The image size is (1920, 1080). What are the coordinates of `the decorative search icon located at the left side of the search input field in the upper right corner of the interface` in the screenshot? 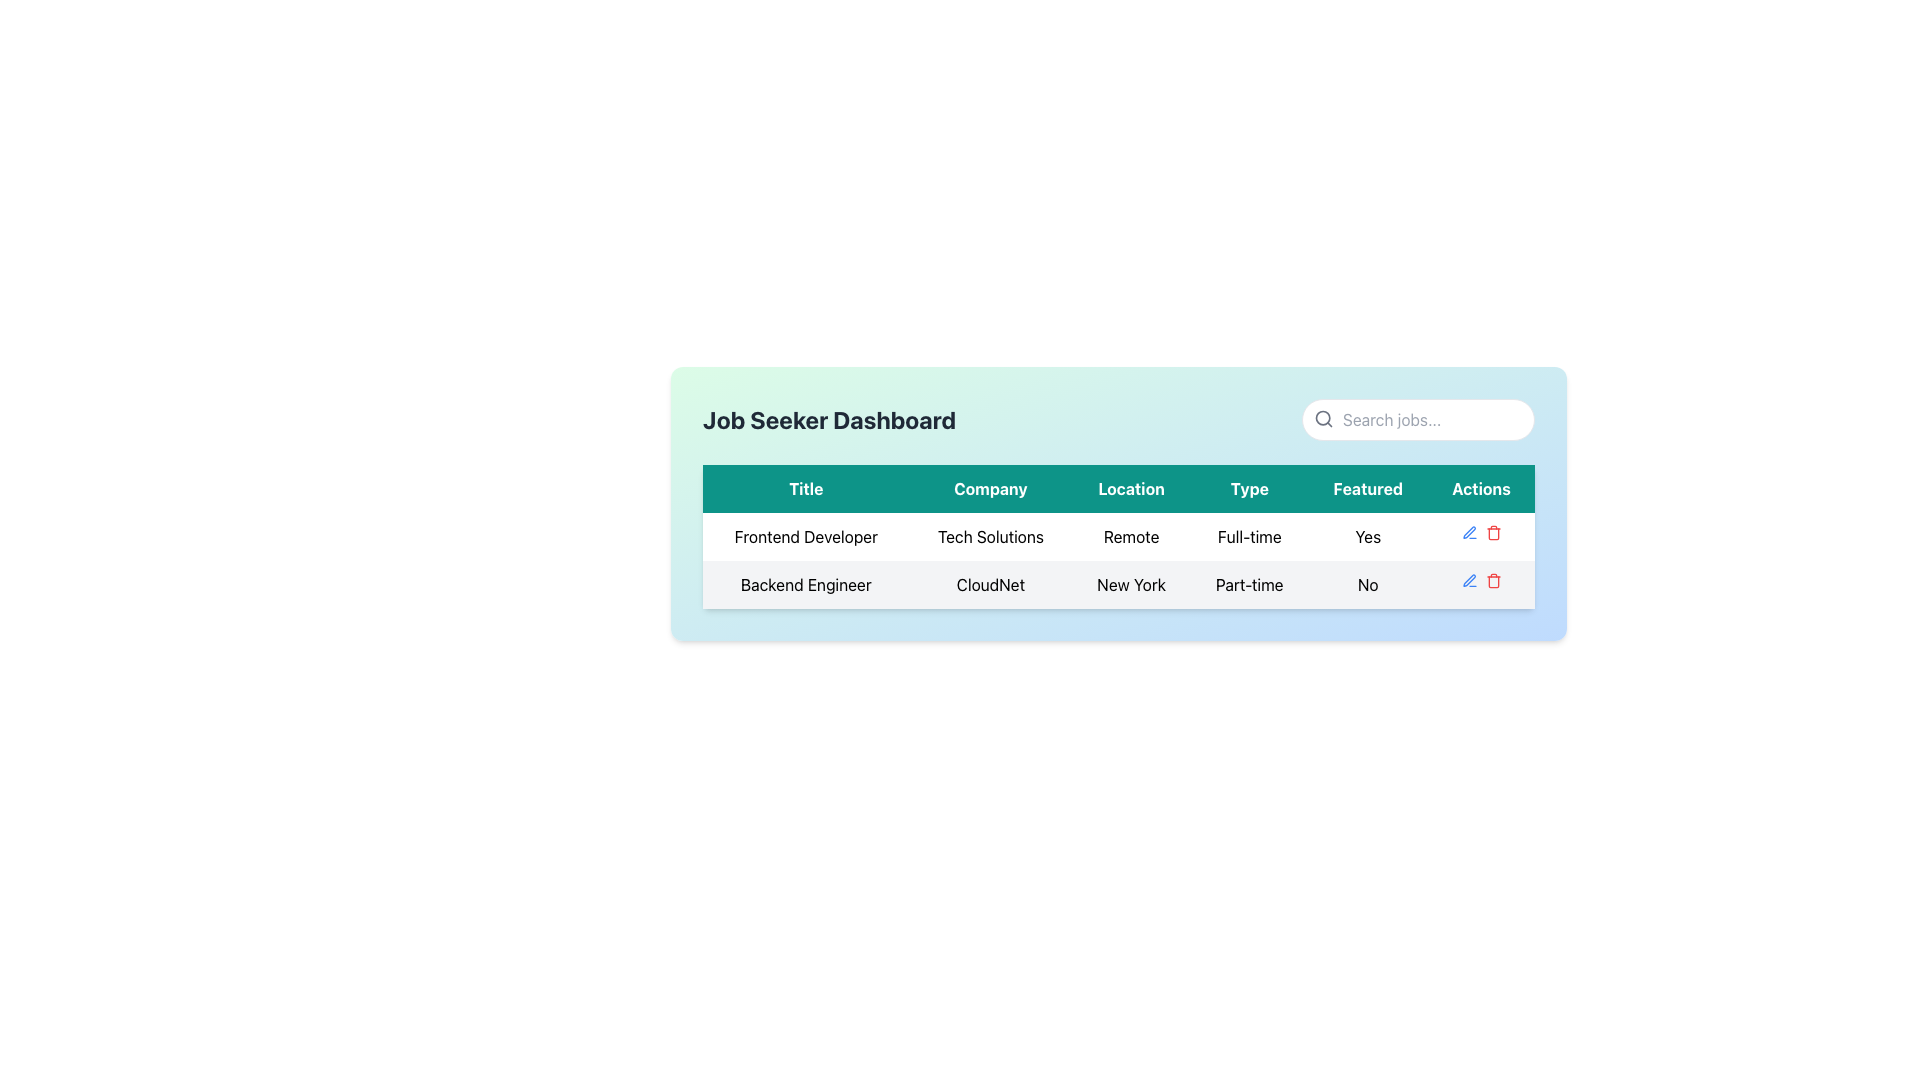 It's located at (1324, 418).